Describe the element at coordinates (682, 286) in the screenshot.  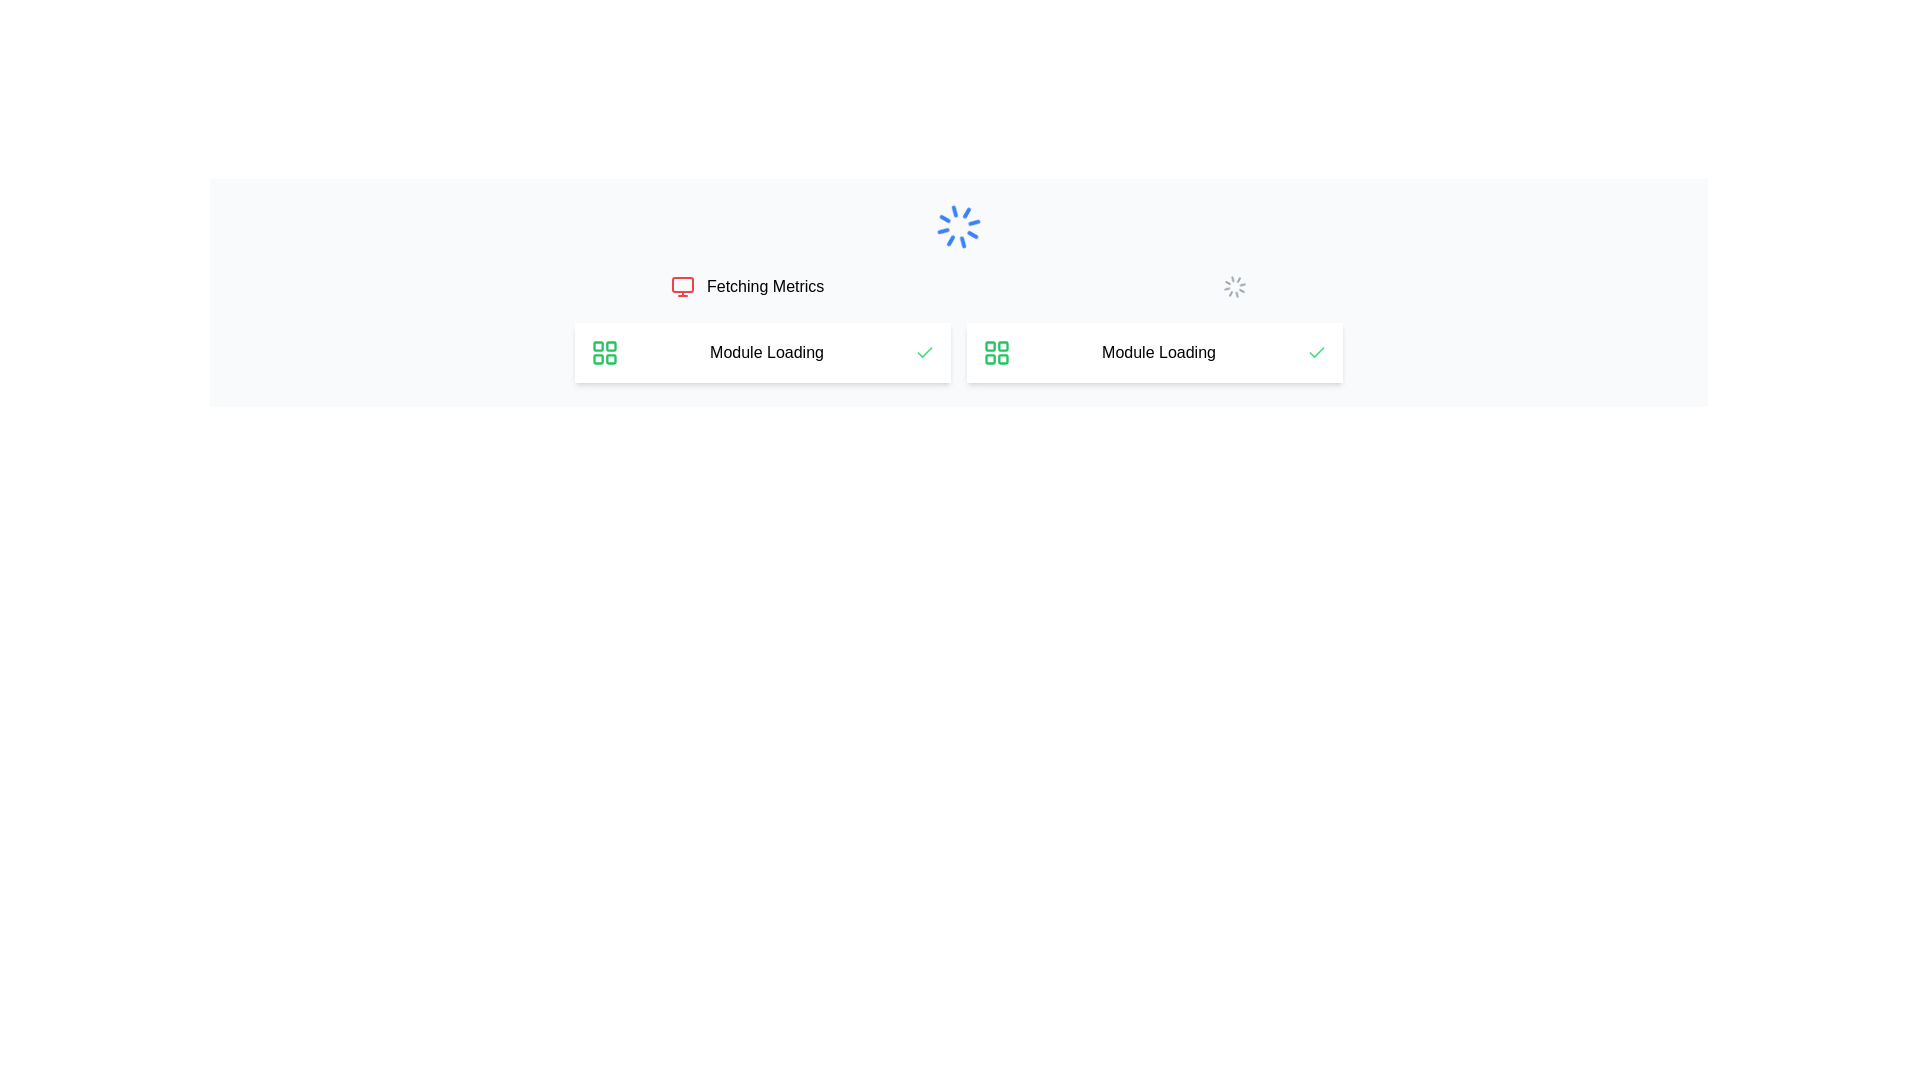
I see `the monitor icon located in the upper left section of the interface, immediately left of the text 'Fetching Metrics', to gather information regarding system metrics or monitoring tasks` at that location.